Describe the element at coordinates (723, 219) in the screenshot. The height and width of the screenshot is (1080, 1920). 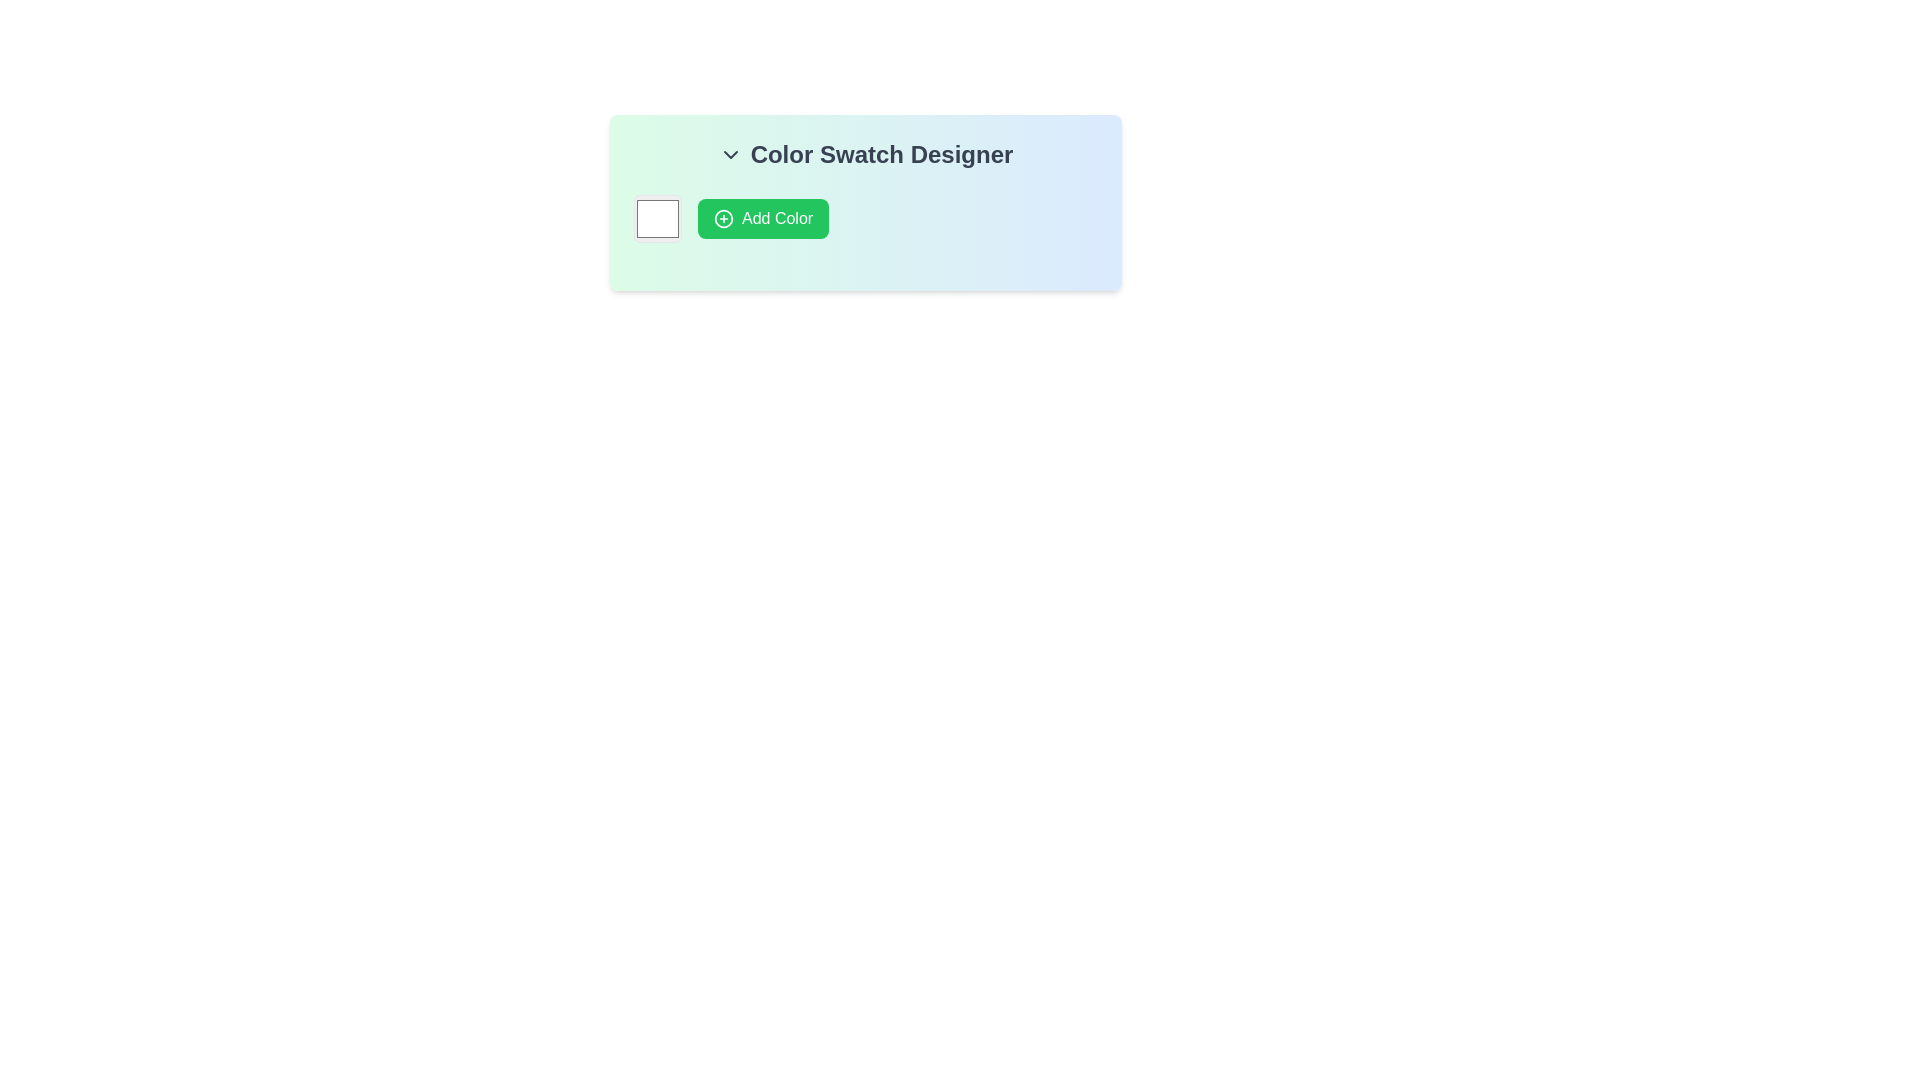
I see `the circular icon within the green button labeled 'Add Color', which is positioned centrally inside the button` at that location.